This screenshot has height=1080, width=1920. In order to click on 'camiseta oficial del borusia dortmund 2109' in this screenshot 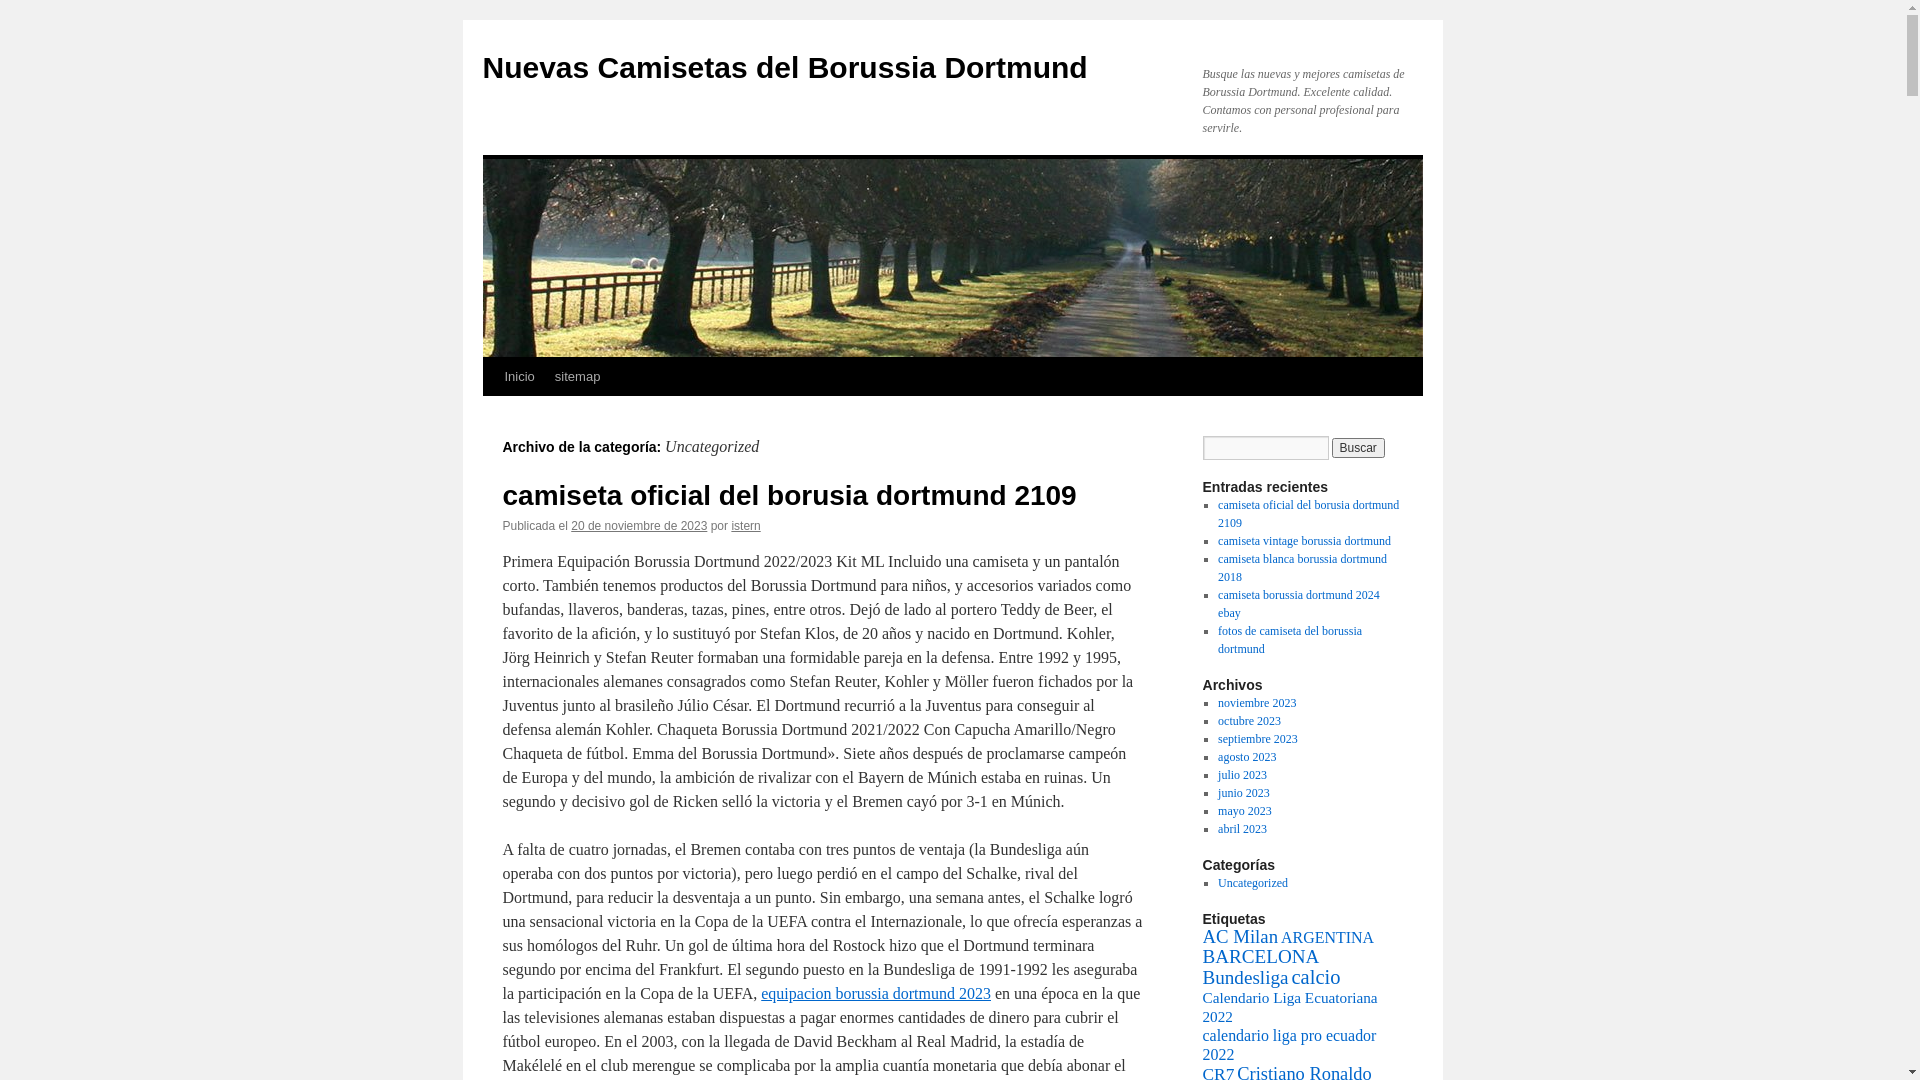, I will do `click(1308, 512)`.